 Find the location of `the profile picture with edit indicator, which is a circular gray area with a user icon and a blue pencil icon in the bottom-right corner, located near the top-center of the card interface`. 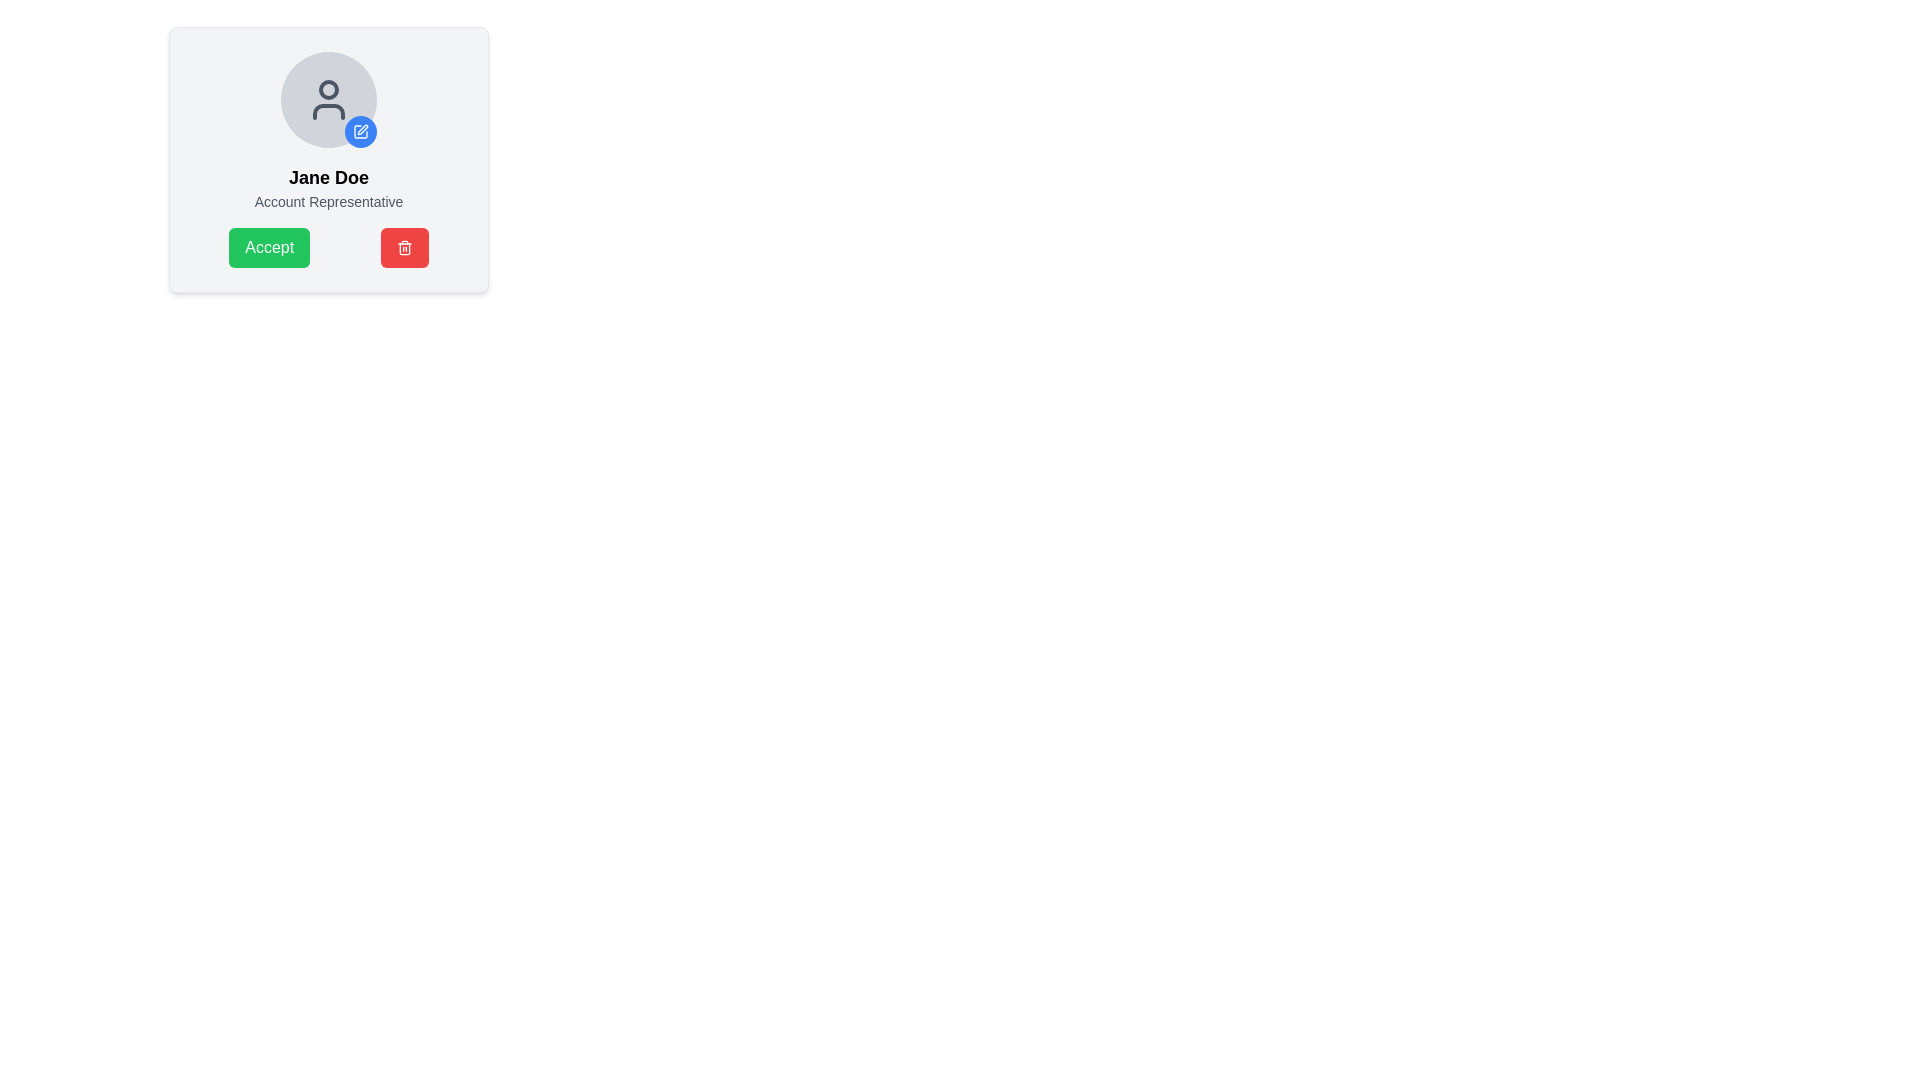

the profile picture with edit indicator, which is a circular gray area with a user icon and a blue pencil icon in the bottom-right corner, located near the top-center of the card interface is located at coordinates (329, 100).